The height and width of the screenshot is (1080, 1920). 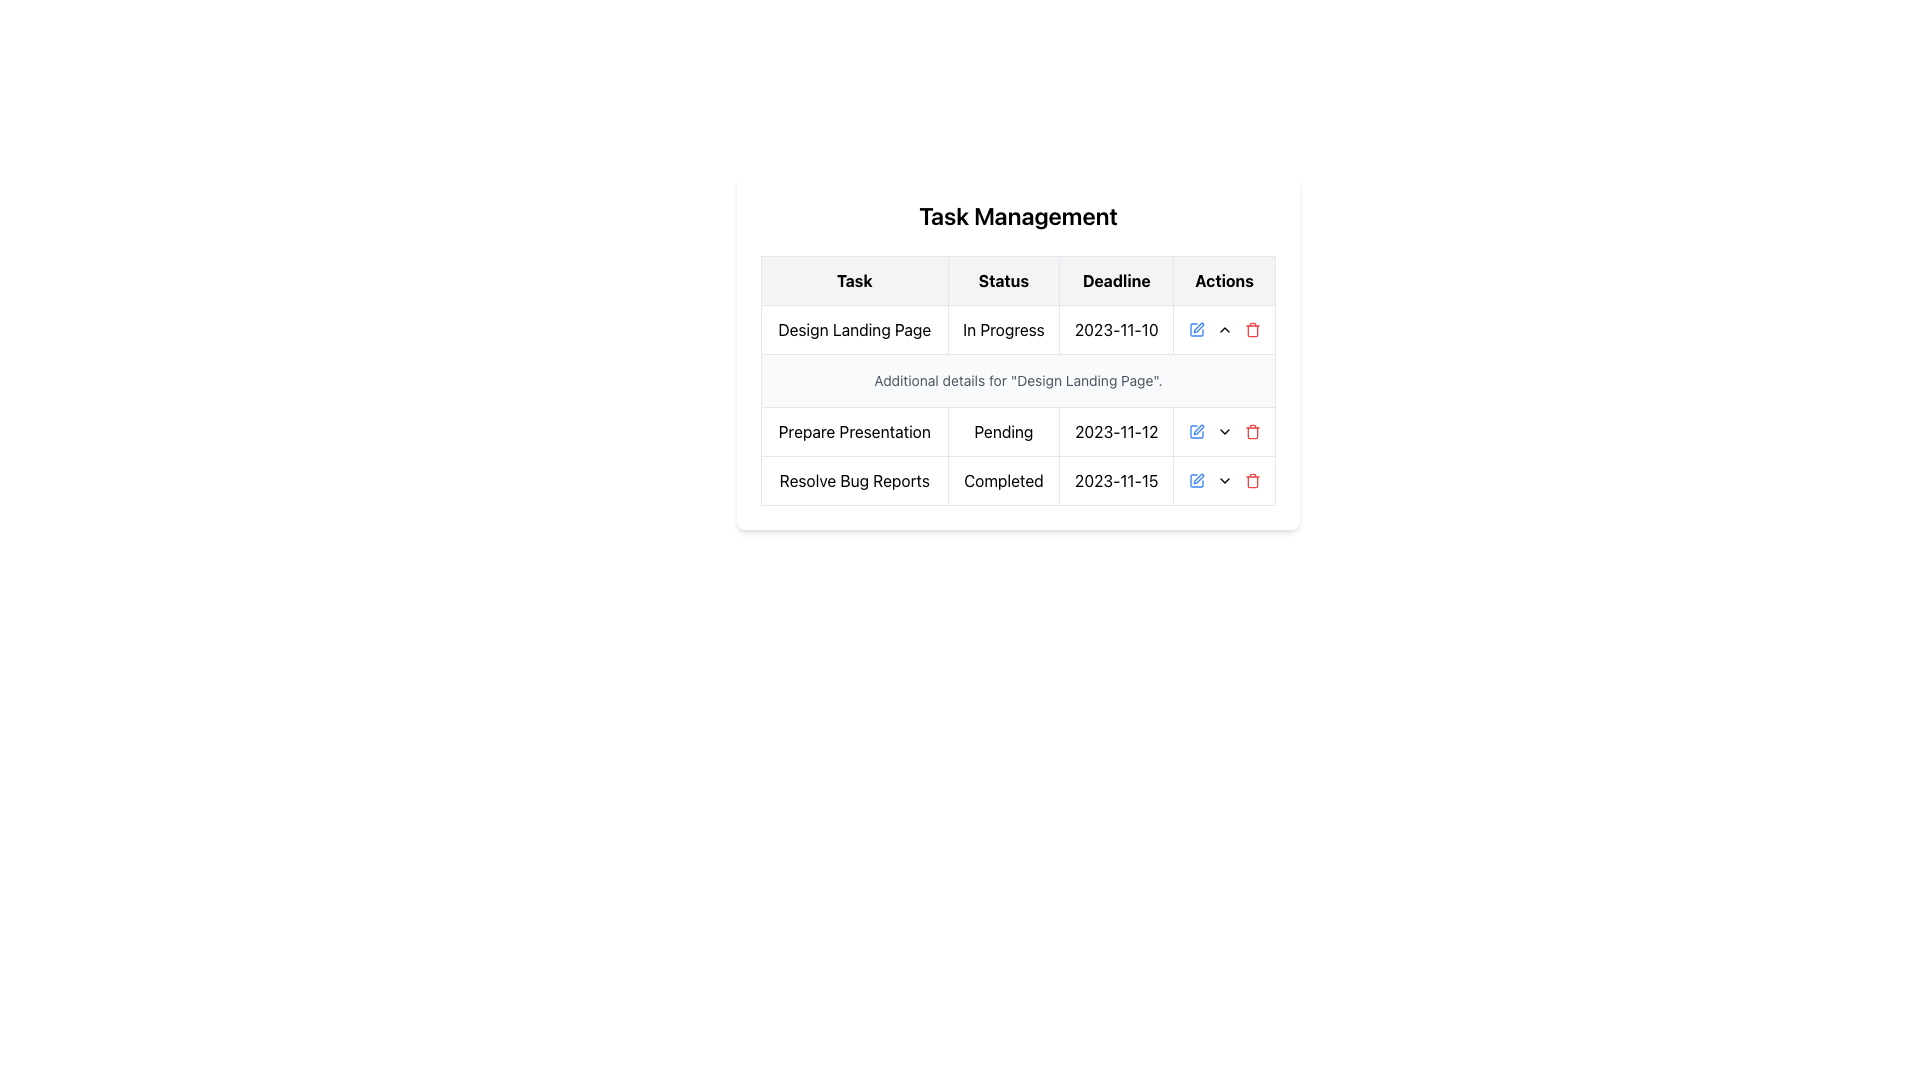 I want to click on the text label displaying the name of a task in the task management interface for accessibility purposes, so click(x=854, y=431).